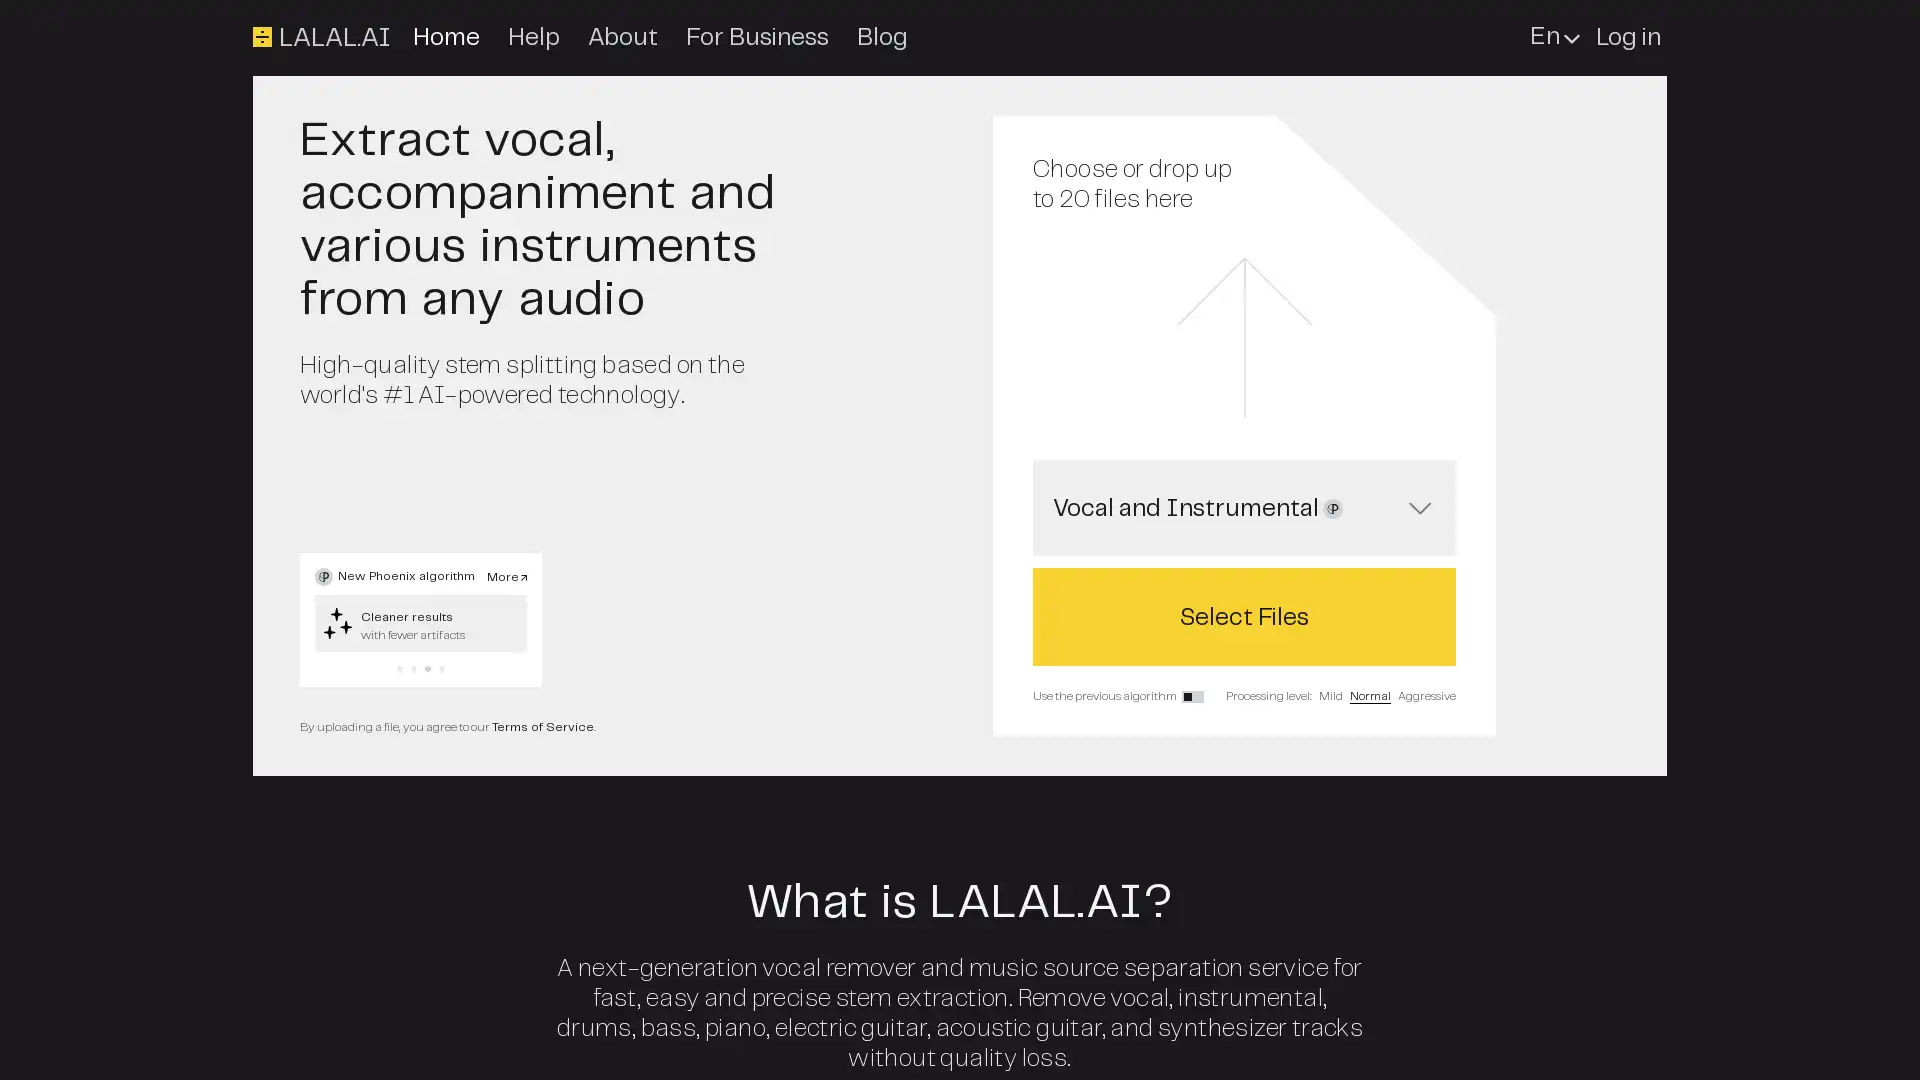  Describe the element at coordinates (1869, 1029) in the screenshot. I see `Open Intercom Messenger` at that location.